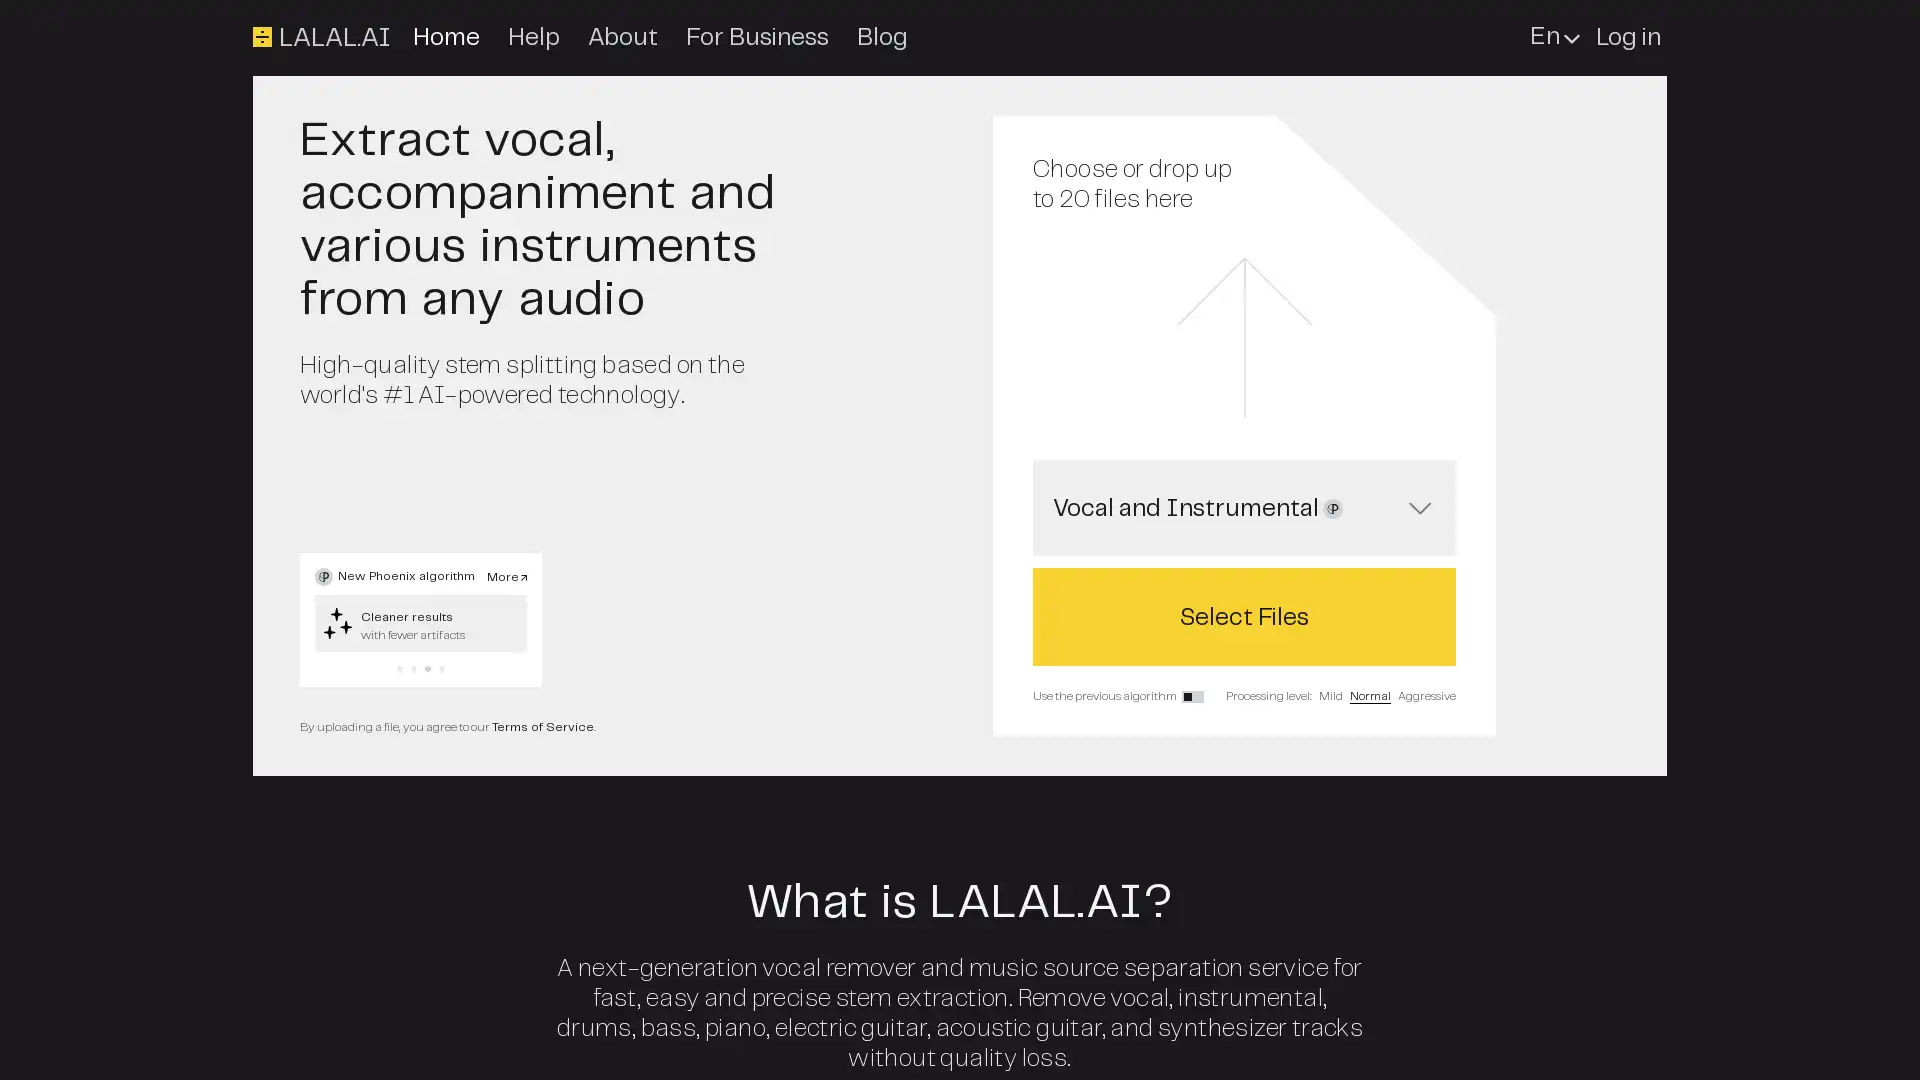  Describe the element at coordinates (1869, 1029) in the screenshot. I see `Open Intercom Messenger` at that location.